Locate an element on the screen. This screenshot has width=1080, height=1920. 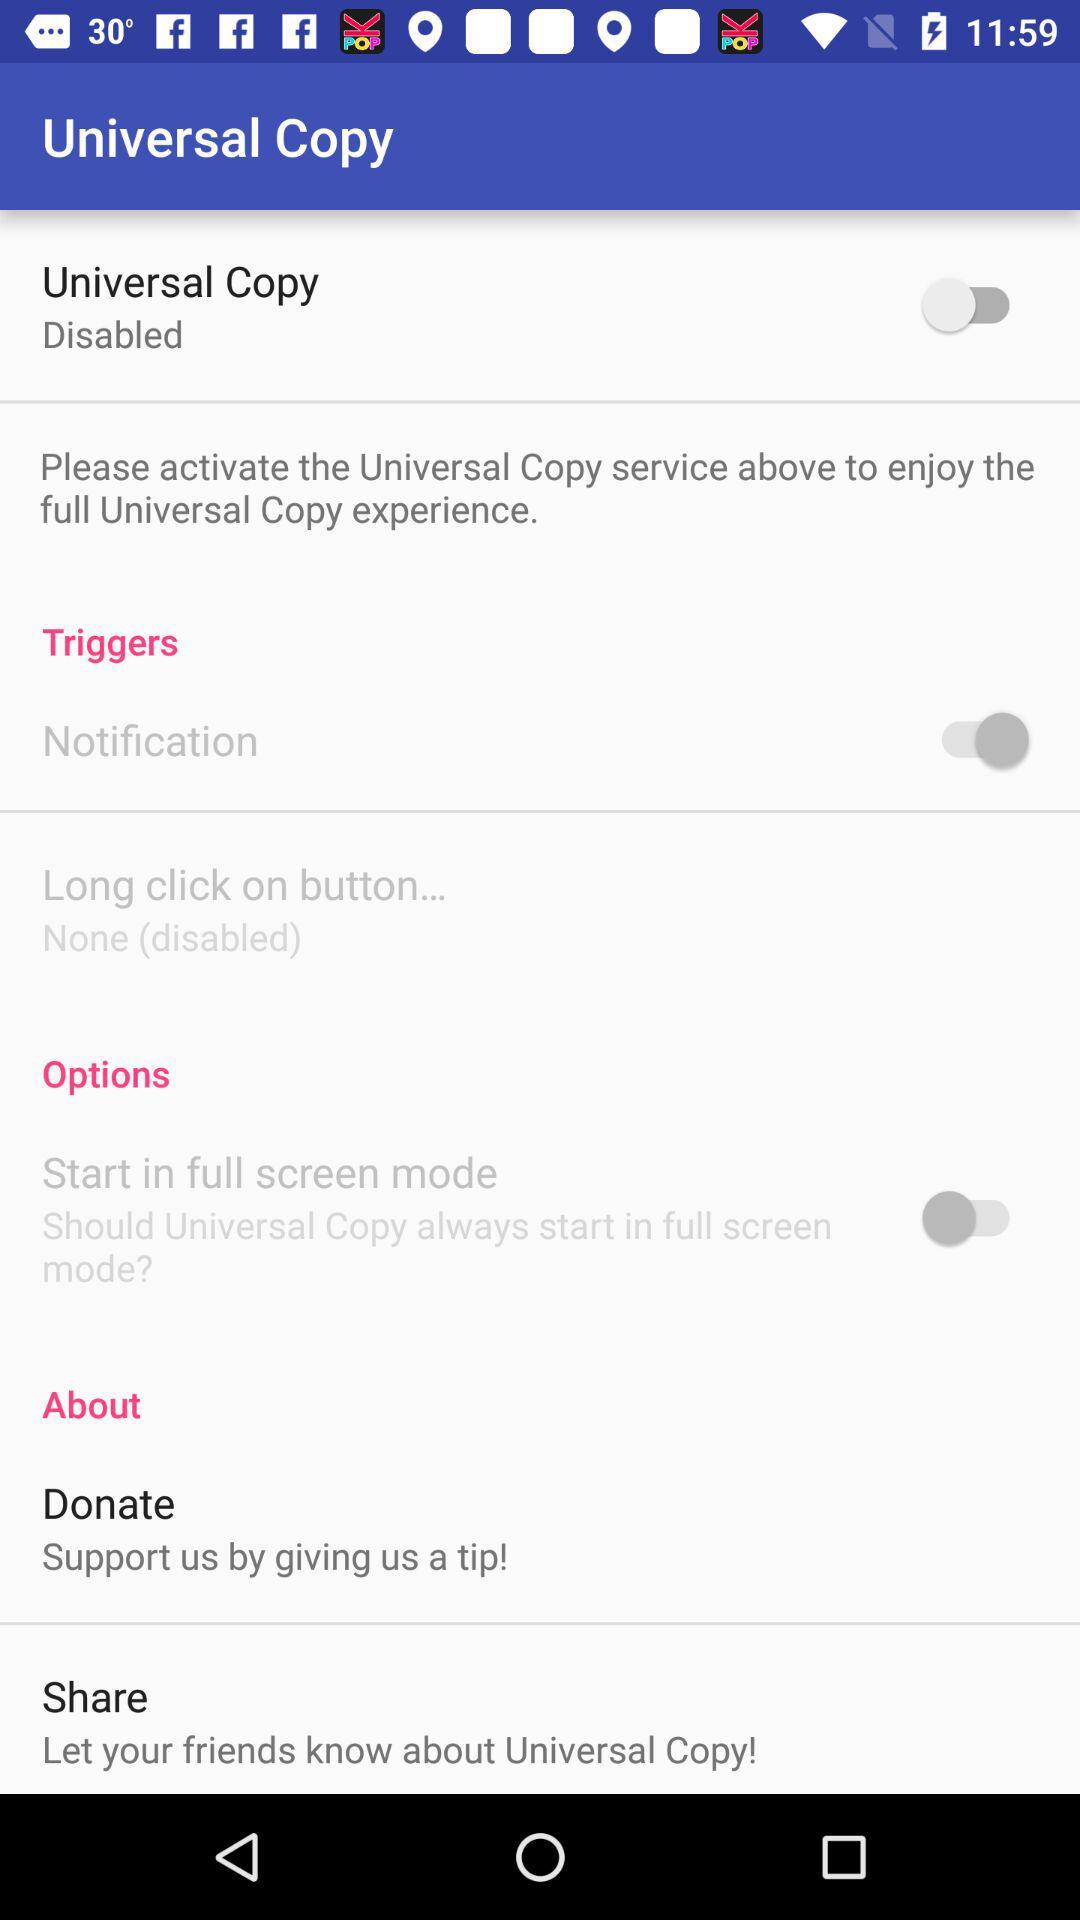
the icon below none (disabled) is located at coordinates (540, 1051).